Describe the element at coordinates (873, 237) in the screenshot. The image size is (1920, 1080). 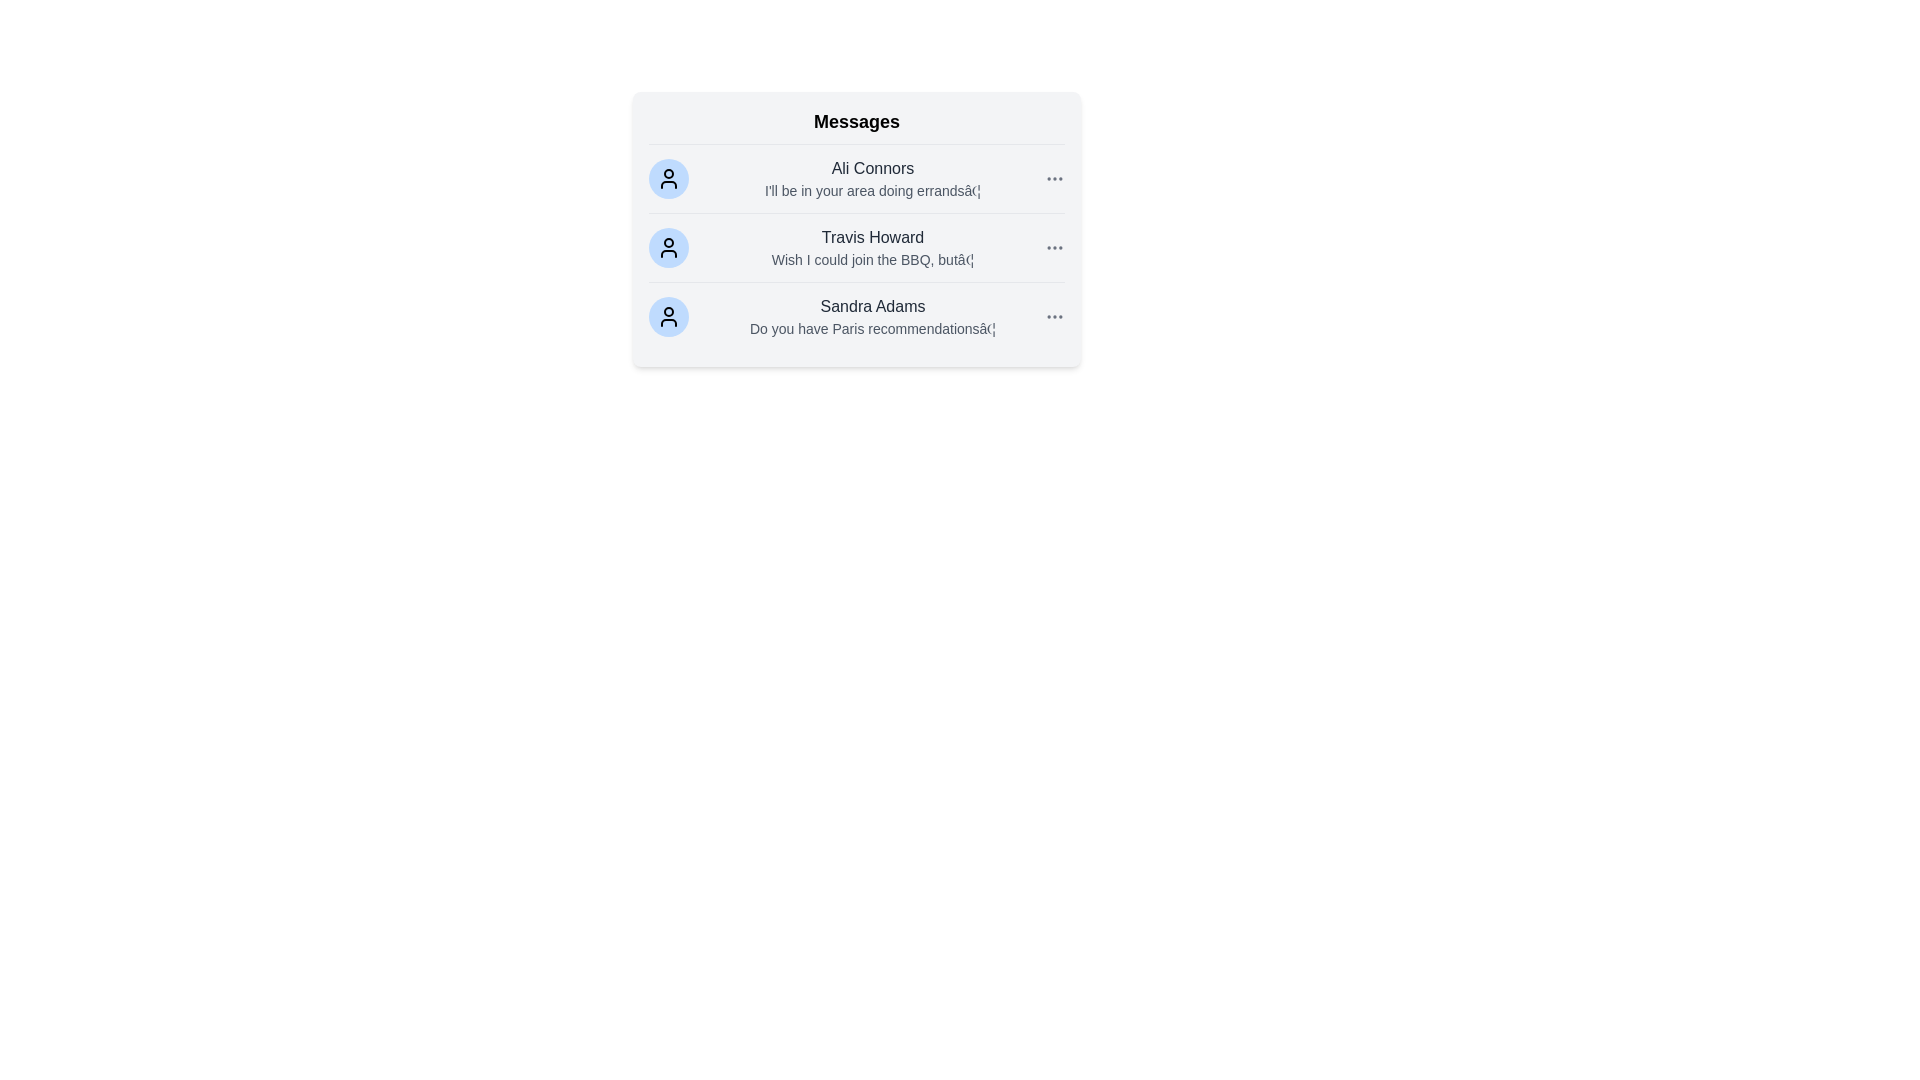
I see `text displayed in the Text Label that identifies the sender of the message, located above the message preview 'Wish I could join the BBQ, butâ€¦' in the second position of a vertical list of messages` at that location.